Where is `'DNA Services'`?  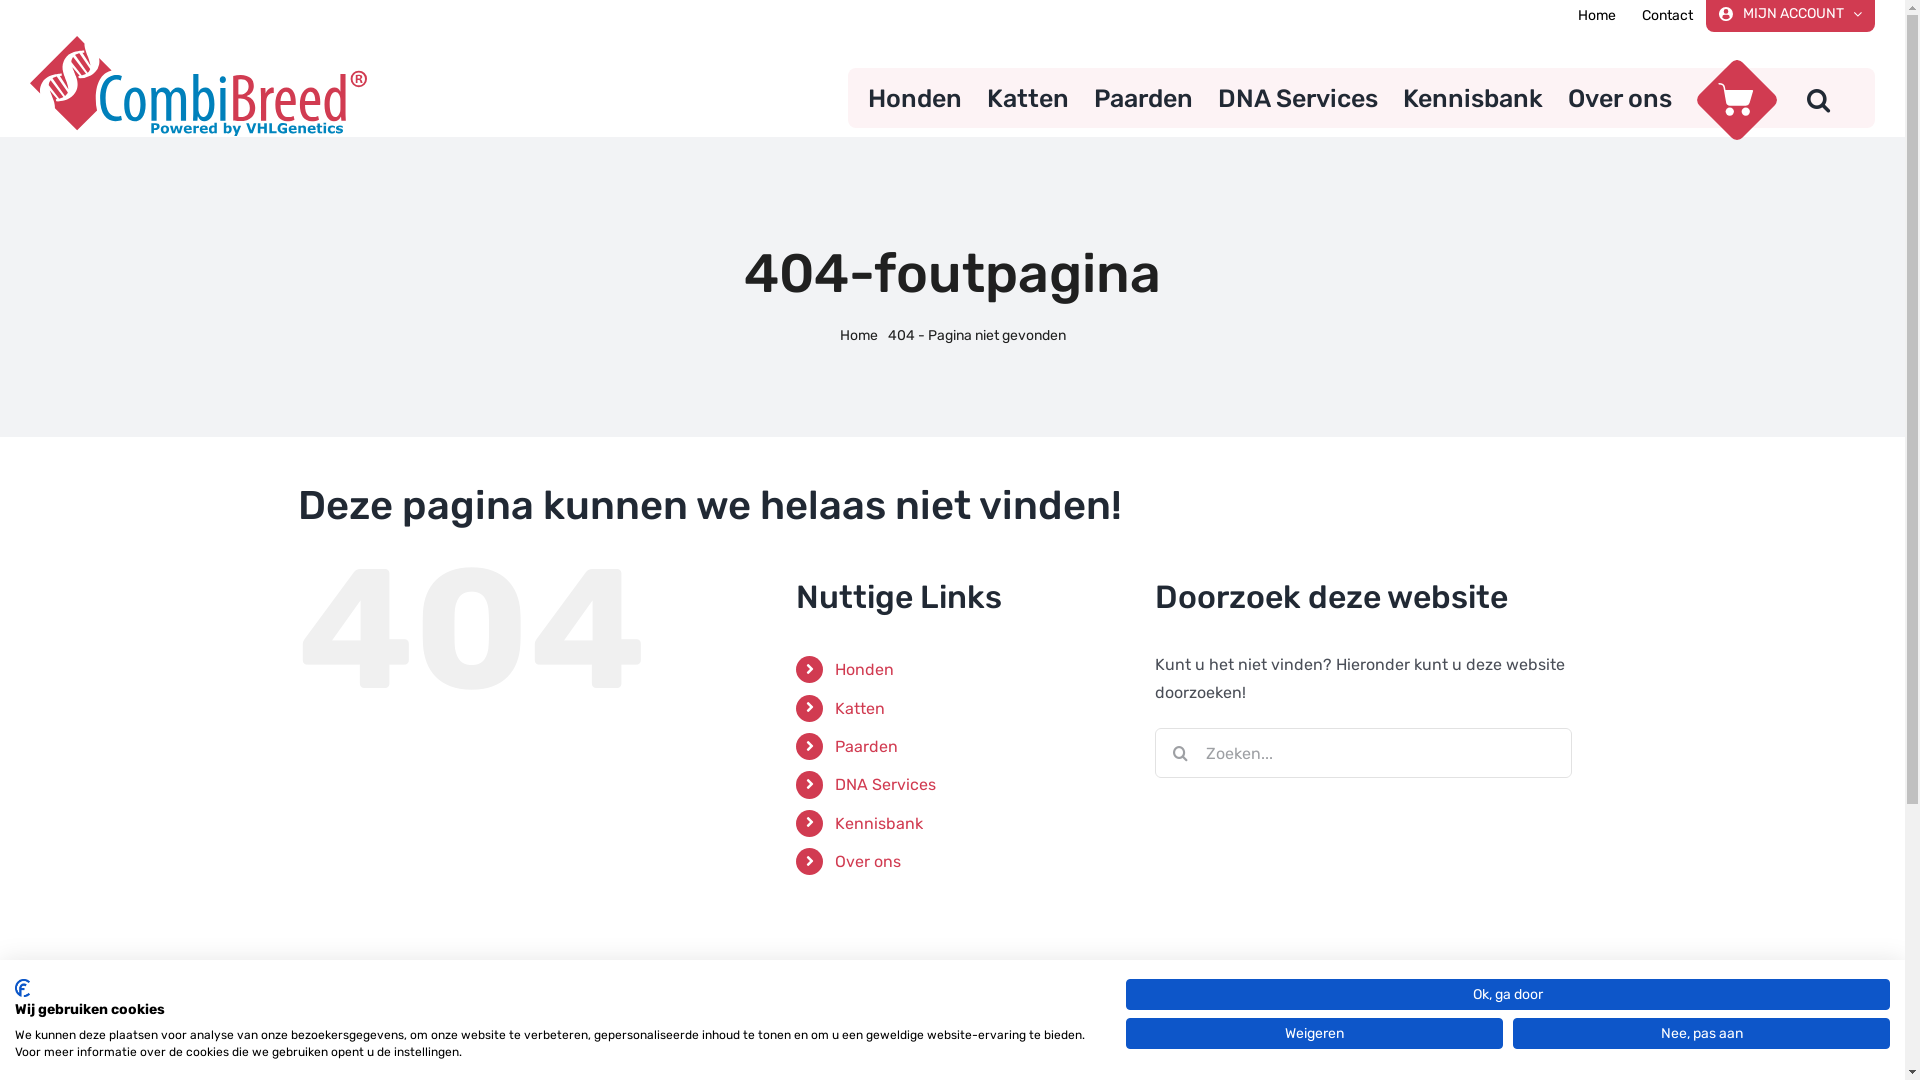 'DNA Services' is located at coordinates (1297, 97).